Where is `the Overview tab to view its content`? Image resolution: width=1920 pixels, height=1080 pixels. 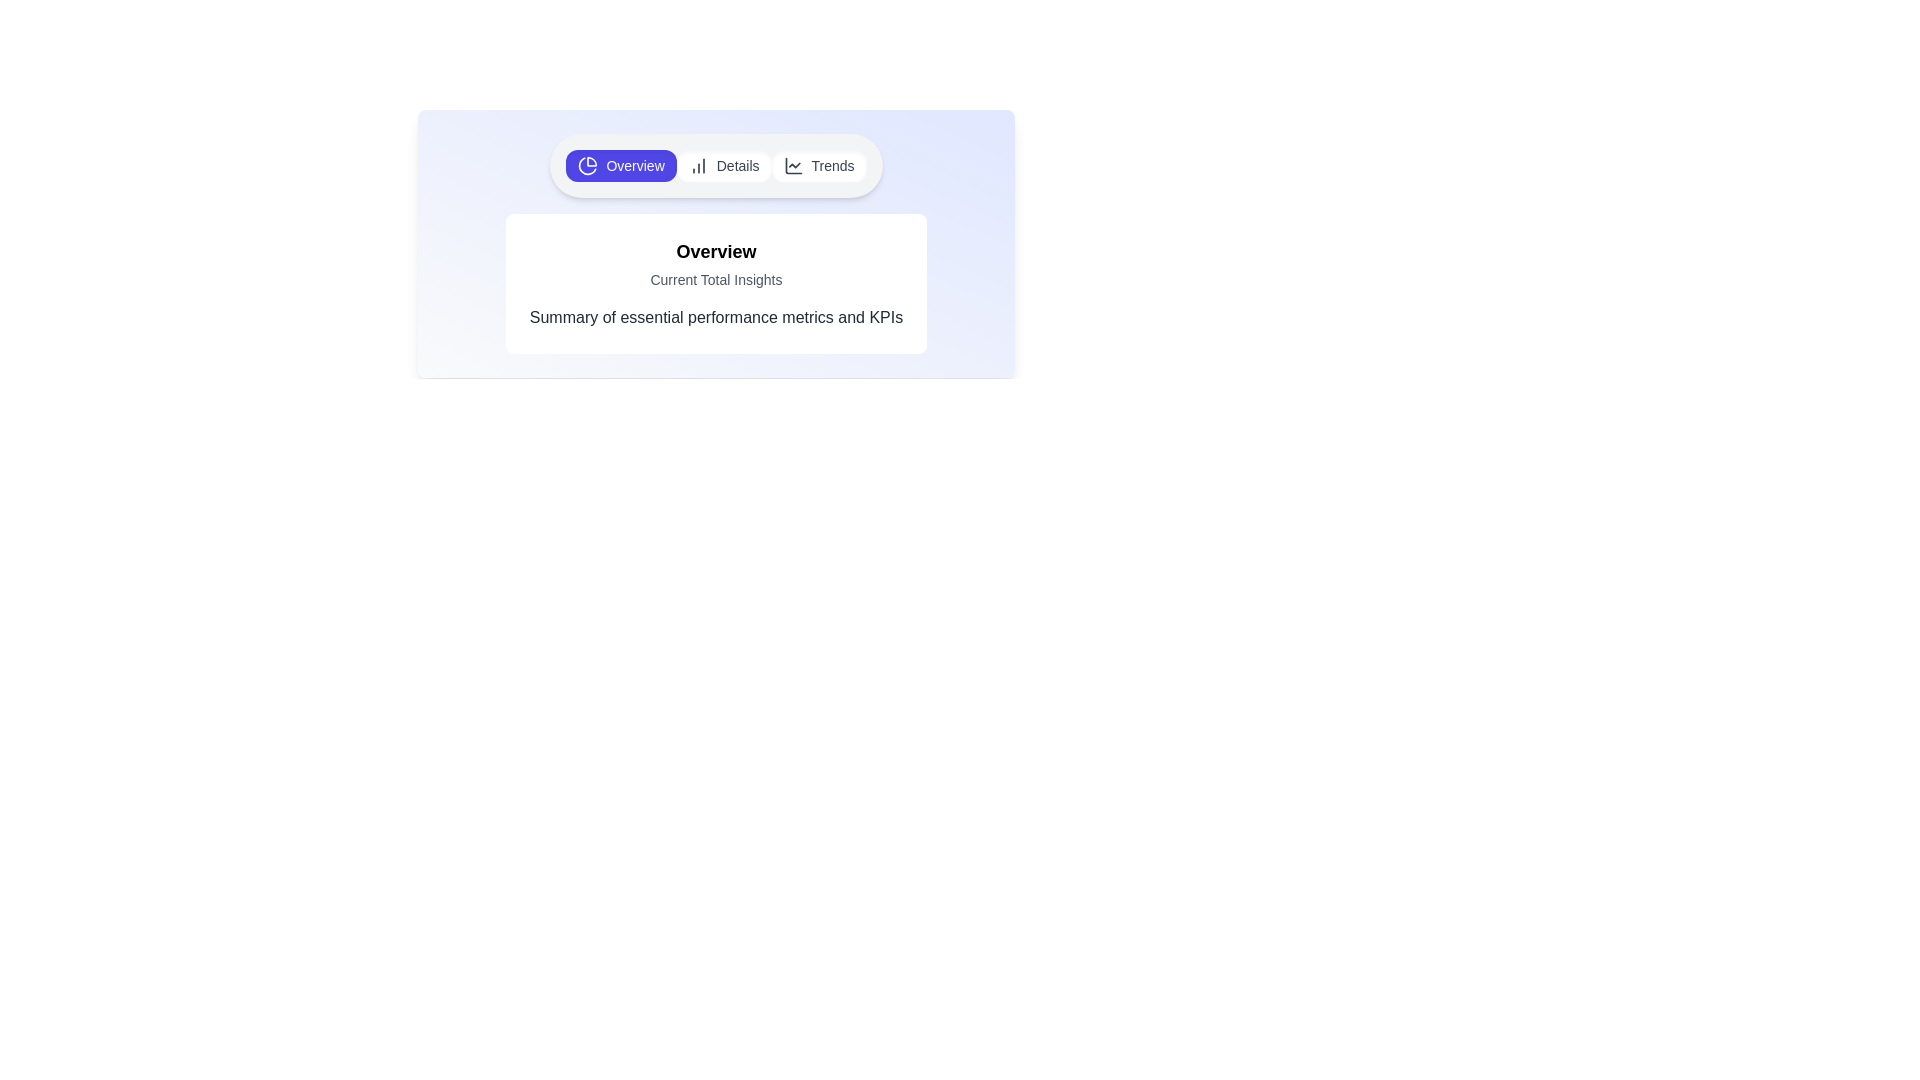
the Overview tab to view its content is located at coordinates (619, 164).